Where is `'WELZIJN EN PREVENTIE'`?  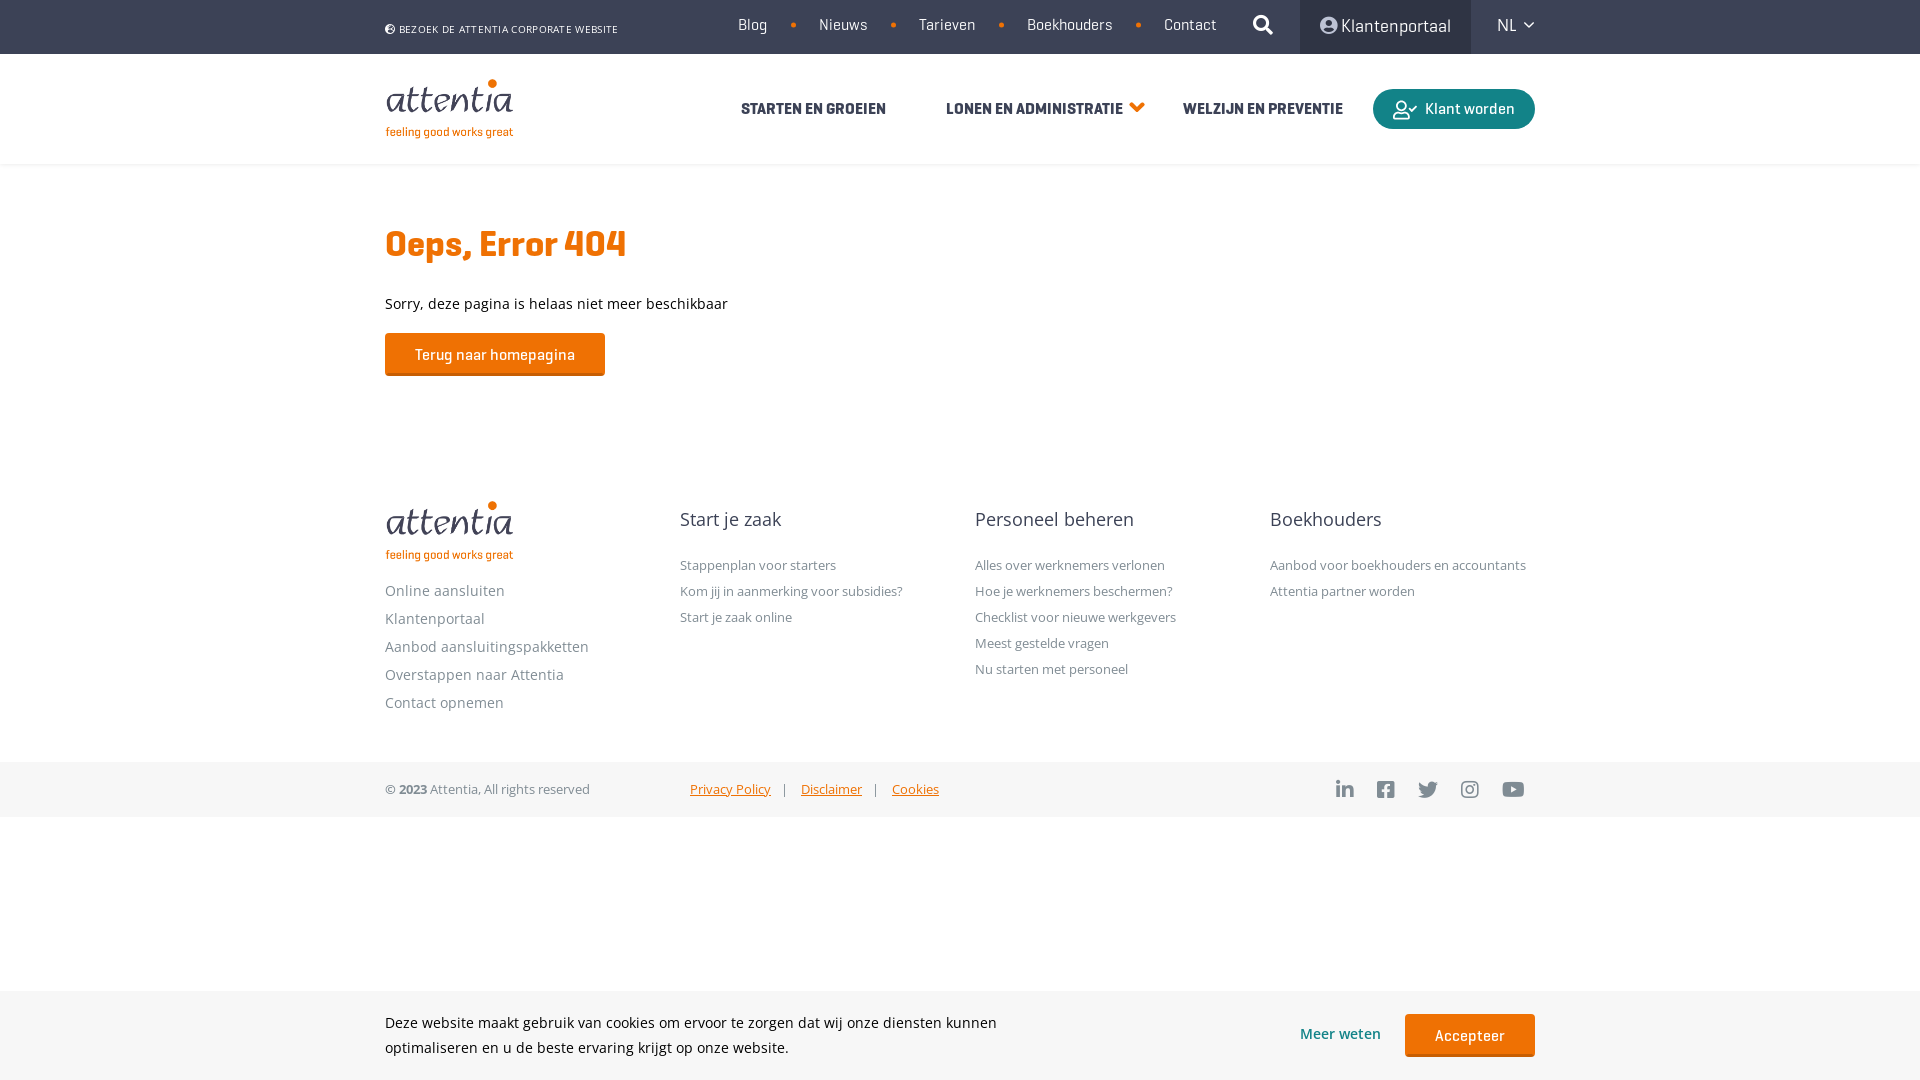
'WELZIJN EN PREVENTIE' is located at coordinates (1261, 108).